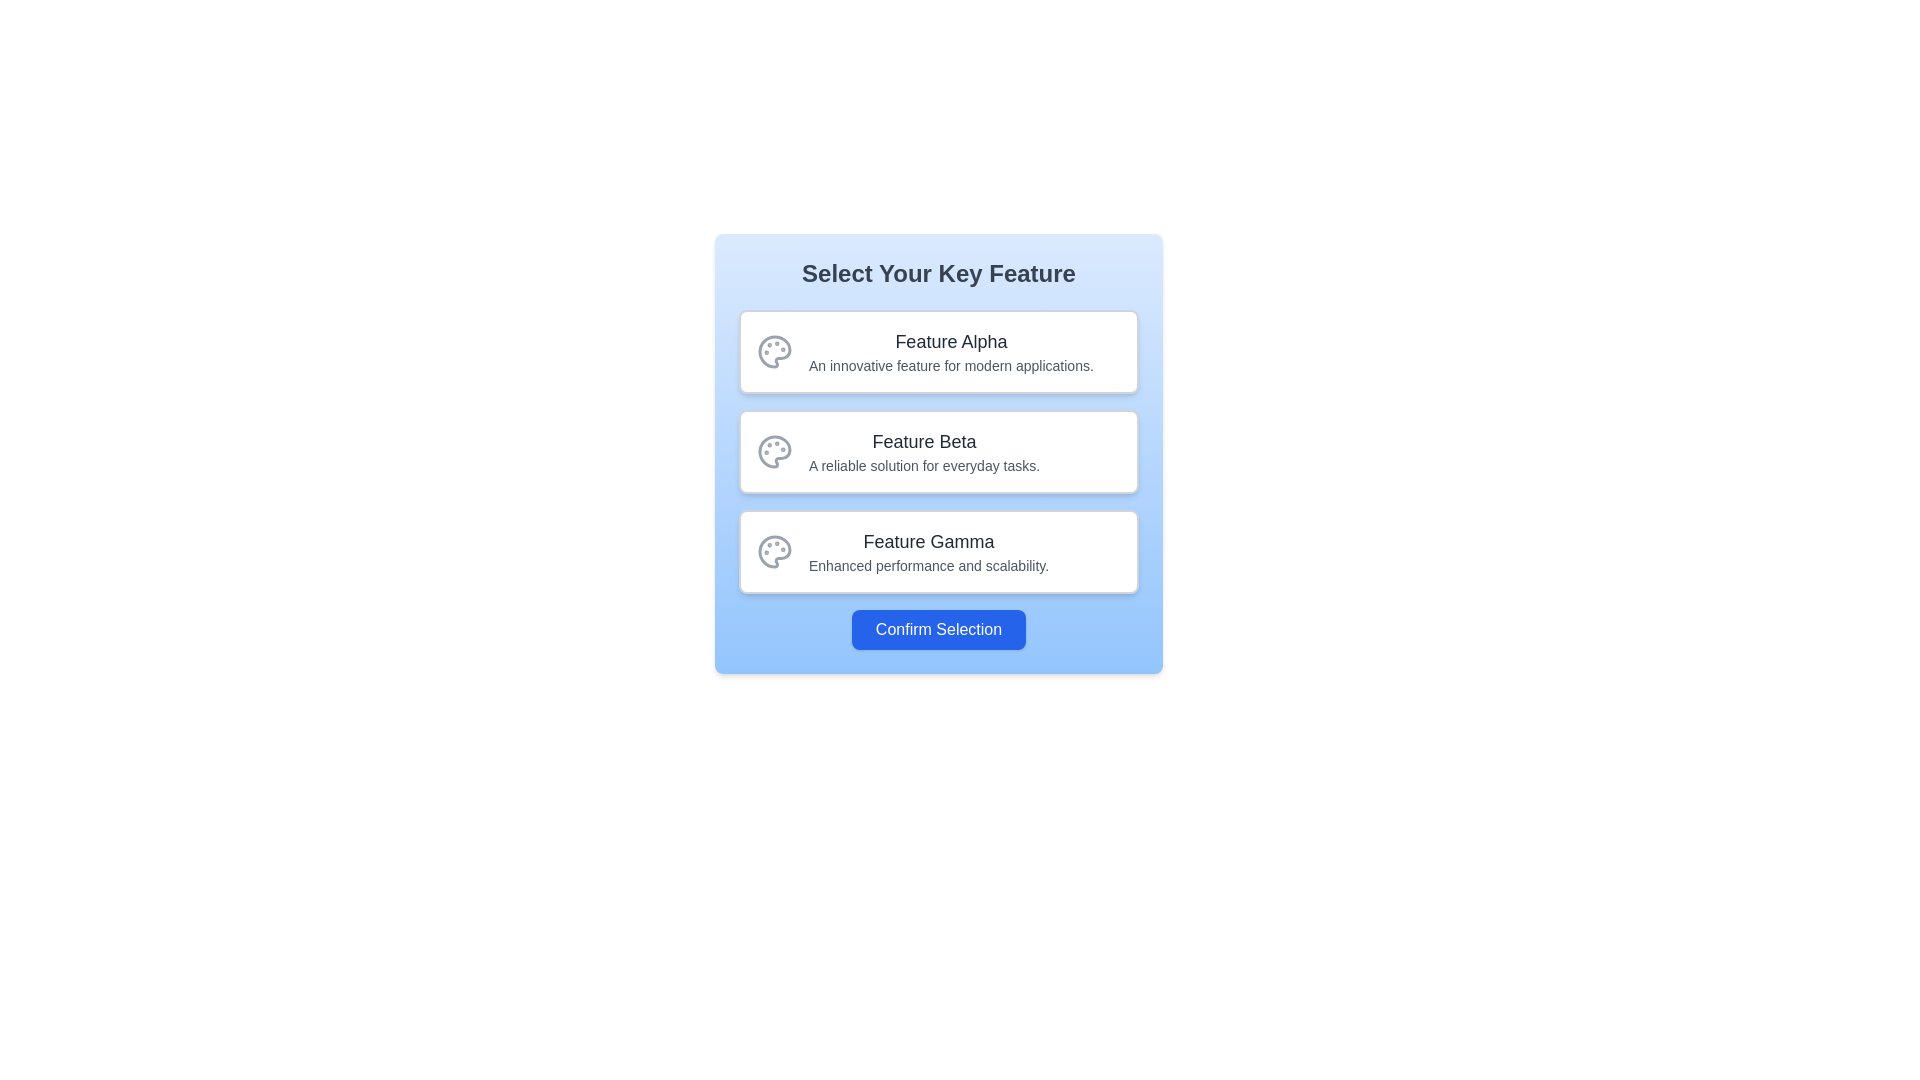  Describe the element at coordinates (950, 341) in the screenshot. I see `the Text label that serves as the title for the first feature in the list of selectable options, indicating the name of the feature` at that location.